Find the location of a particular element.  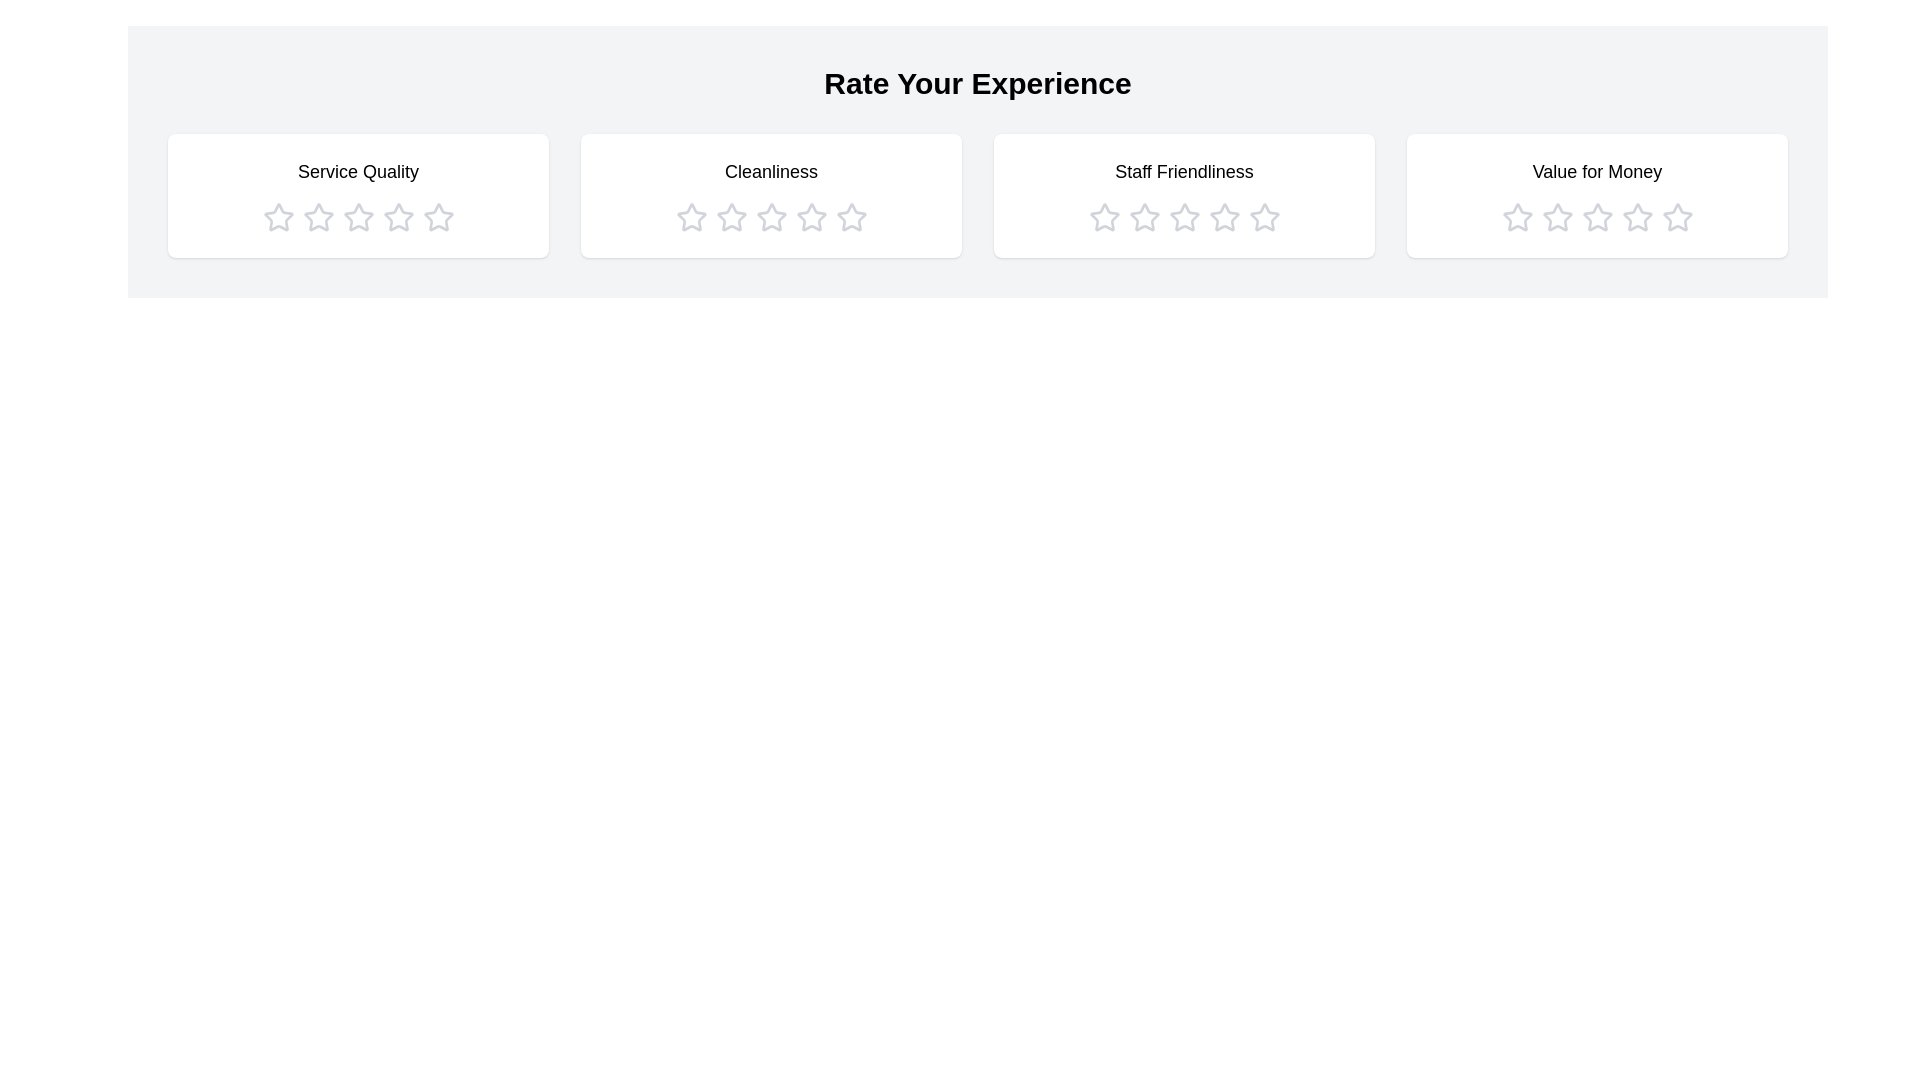

the star icon corresponding to 3 stars in the category Staff Friendliness is located at coordinates (1184, 218).